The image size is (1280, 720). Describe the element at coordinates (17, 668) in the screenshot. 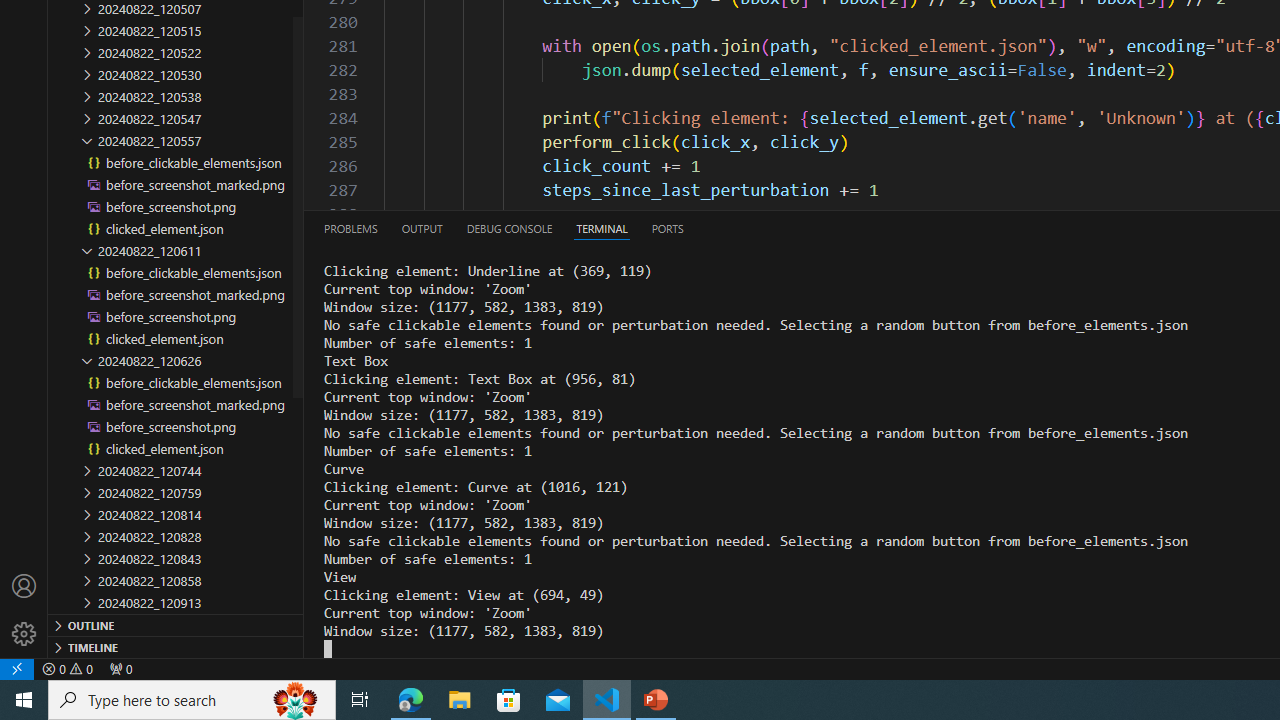

I see `'remote'` at that location.